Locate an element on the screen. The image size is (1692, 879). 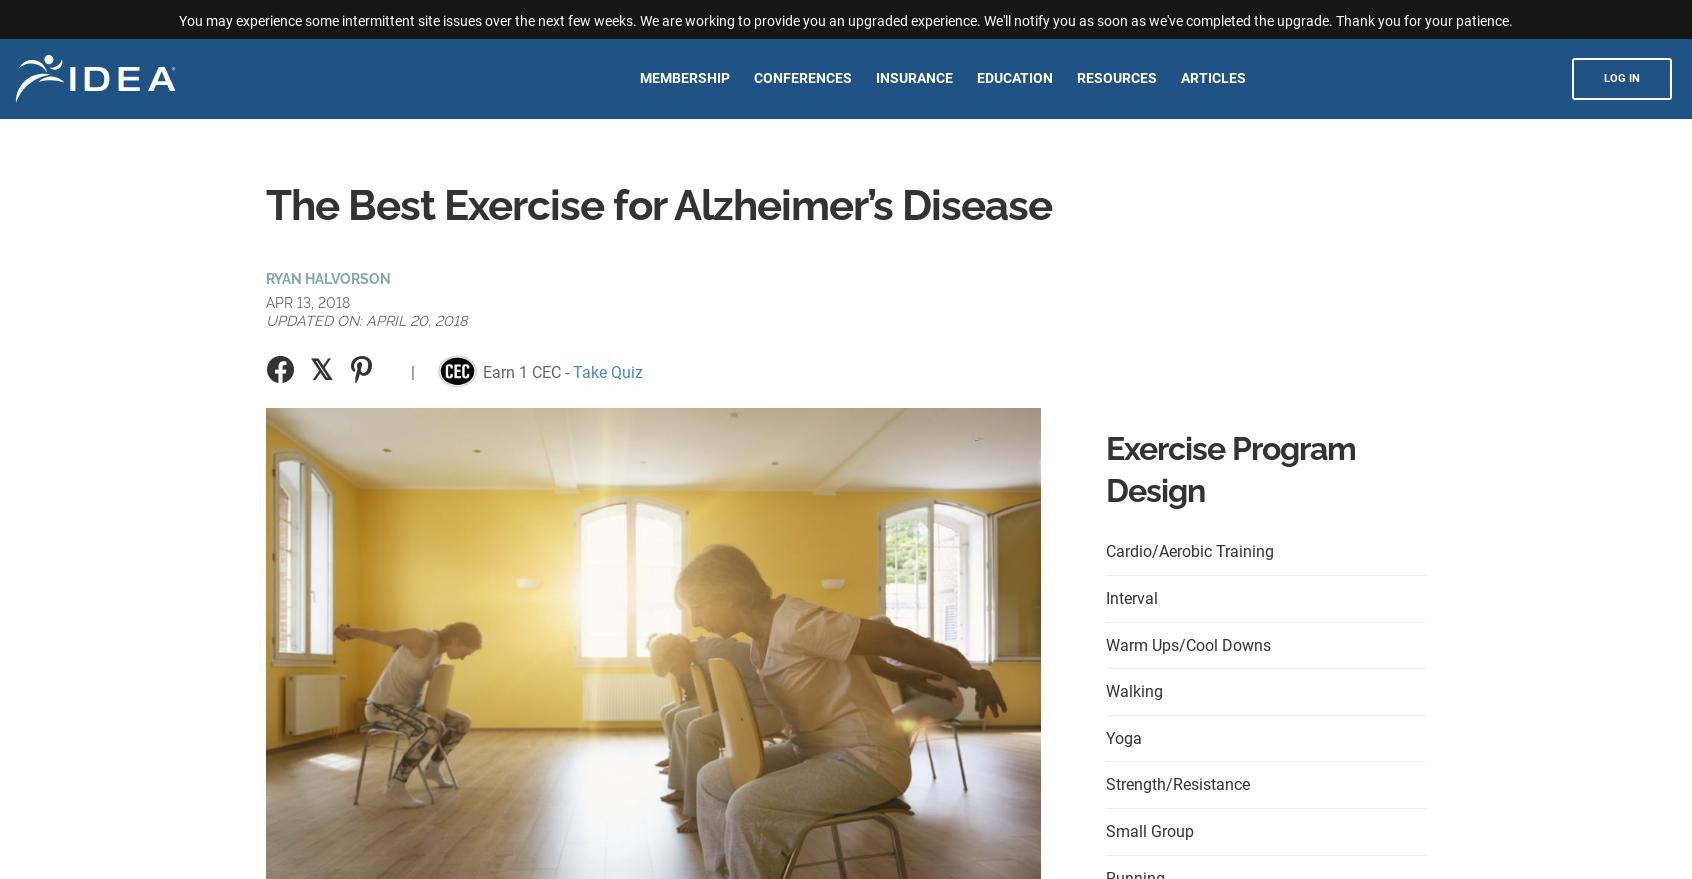
'Walking' is located at coordinates (1106, 691).